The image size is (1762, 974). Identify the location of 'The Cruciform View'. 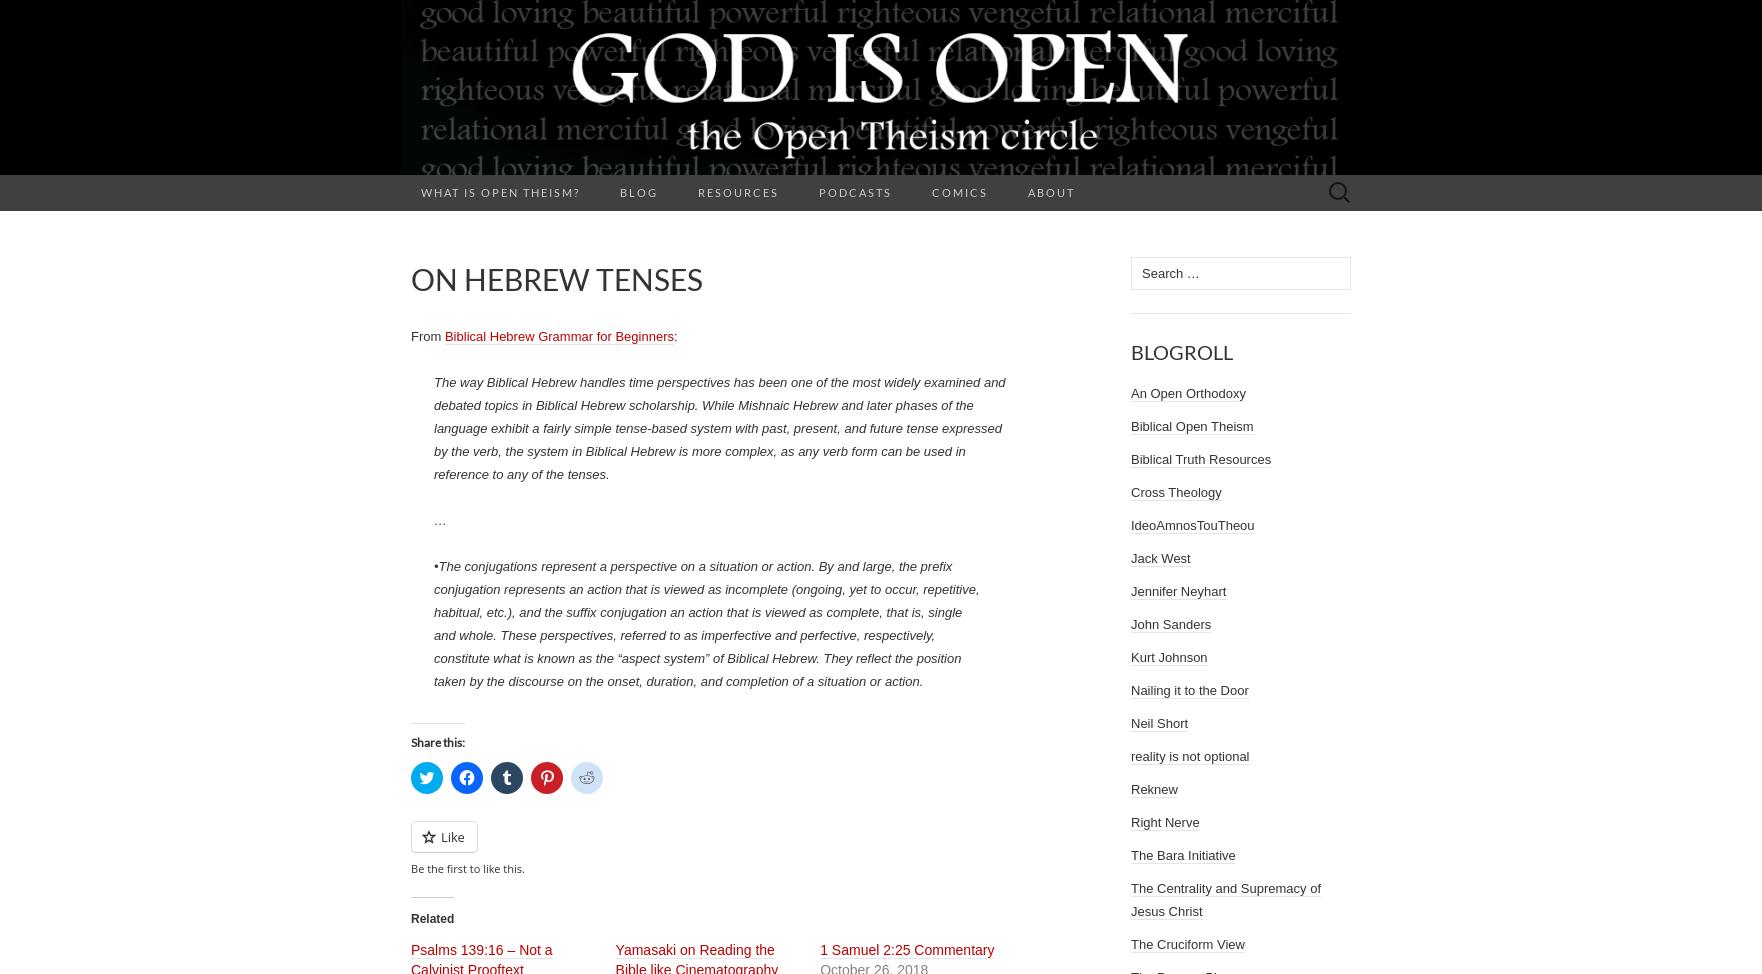
(1187, 943).